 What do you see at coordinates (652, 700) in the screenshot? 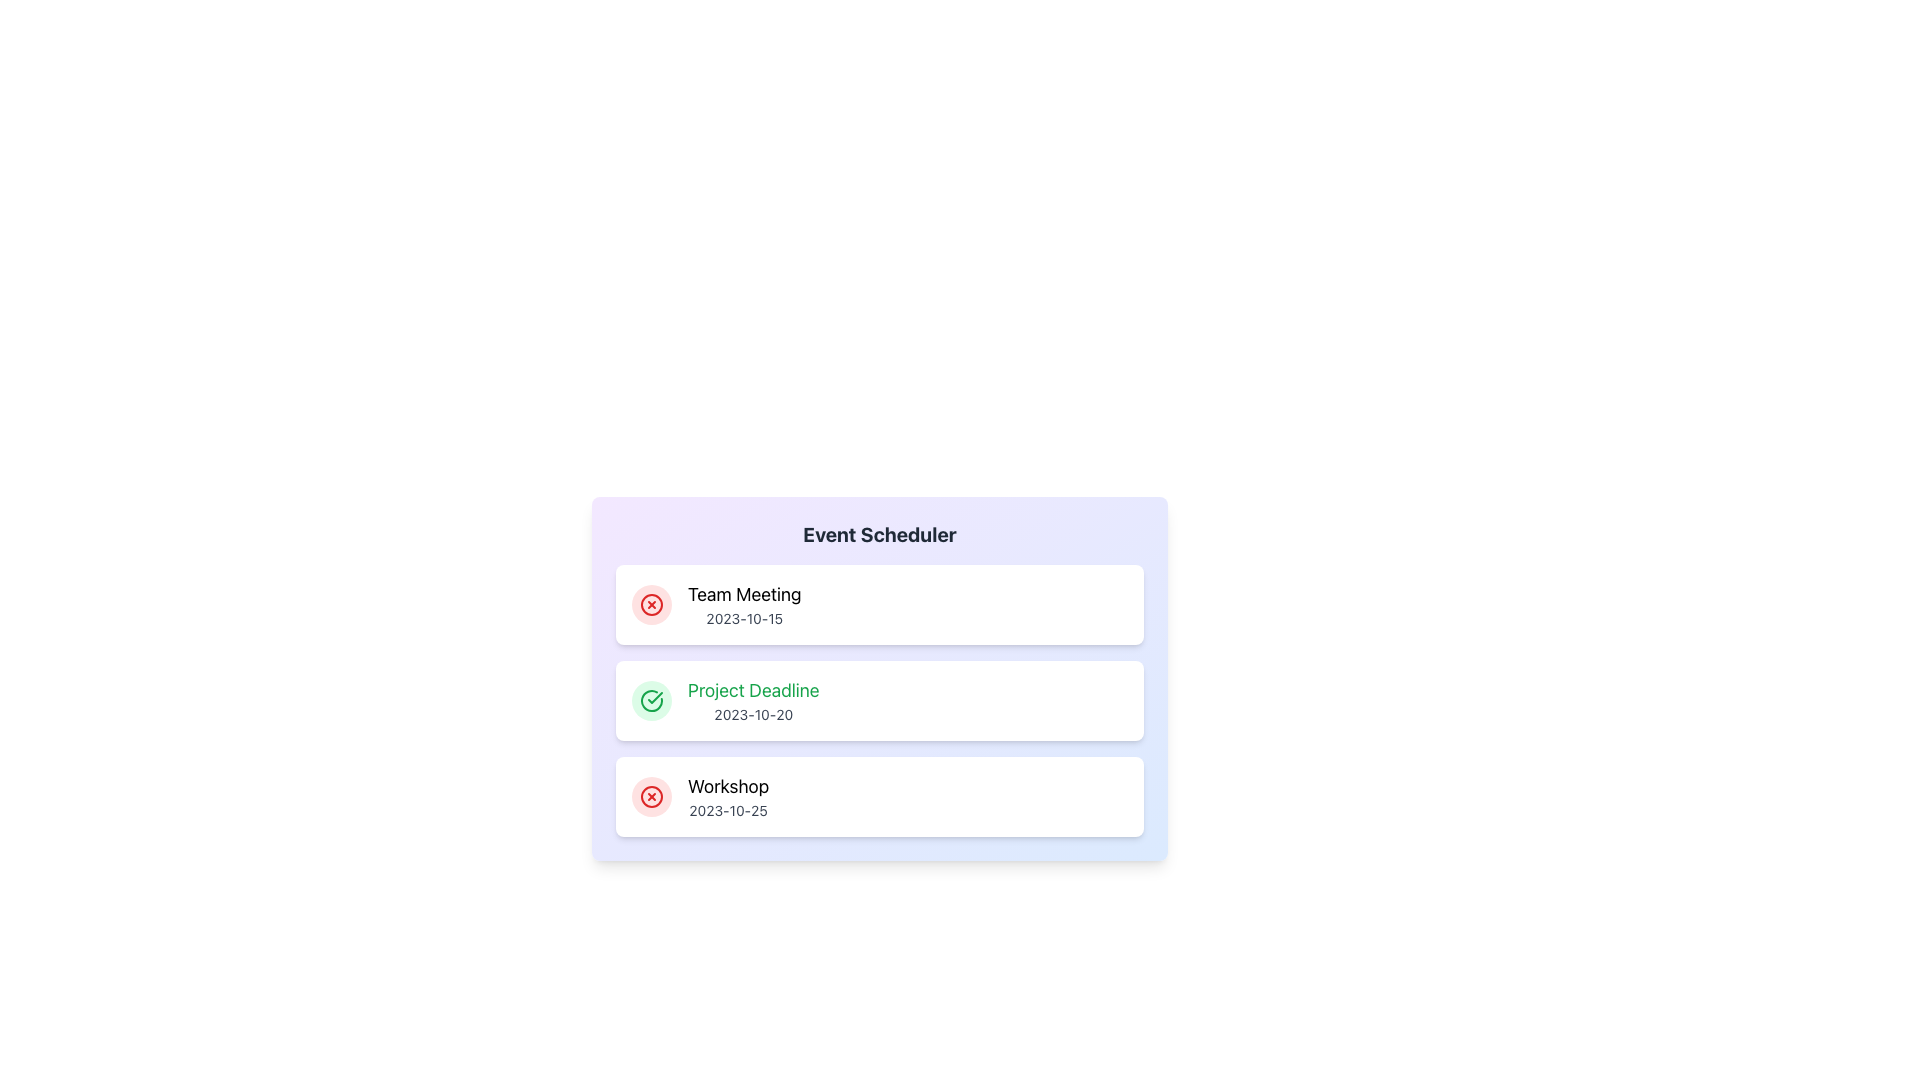
I see `the Circular Status Icon indicating the completion of the 'Project Deadline' task, which is visually distinct due to its green color and circular shape` at bounding box center [652, 700].